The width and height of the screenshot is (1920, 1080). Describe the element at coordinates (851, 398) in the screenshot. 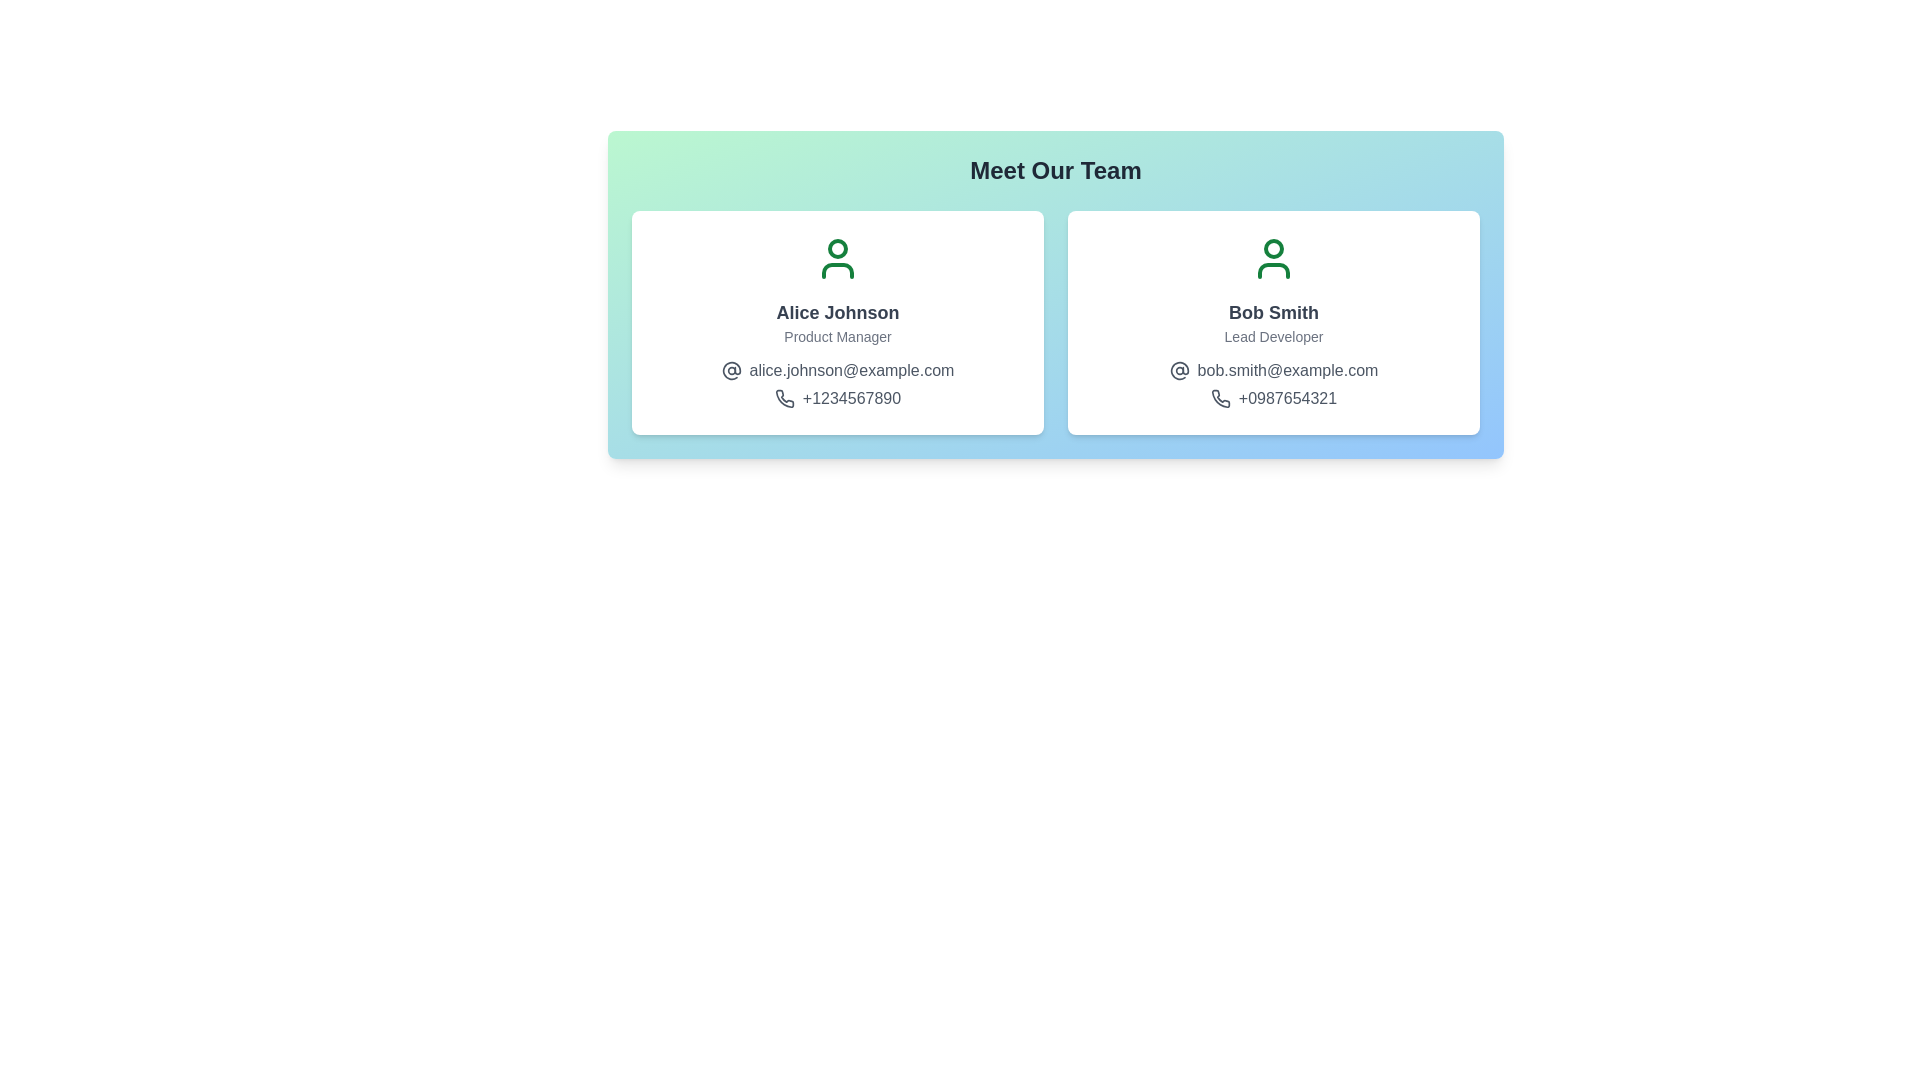

I see `the phone number label of 'Alice Johnson', which is located beneath the email address and to the right of the phone icon` at that location.